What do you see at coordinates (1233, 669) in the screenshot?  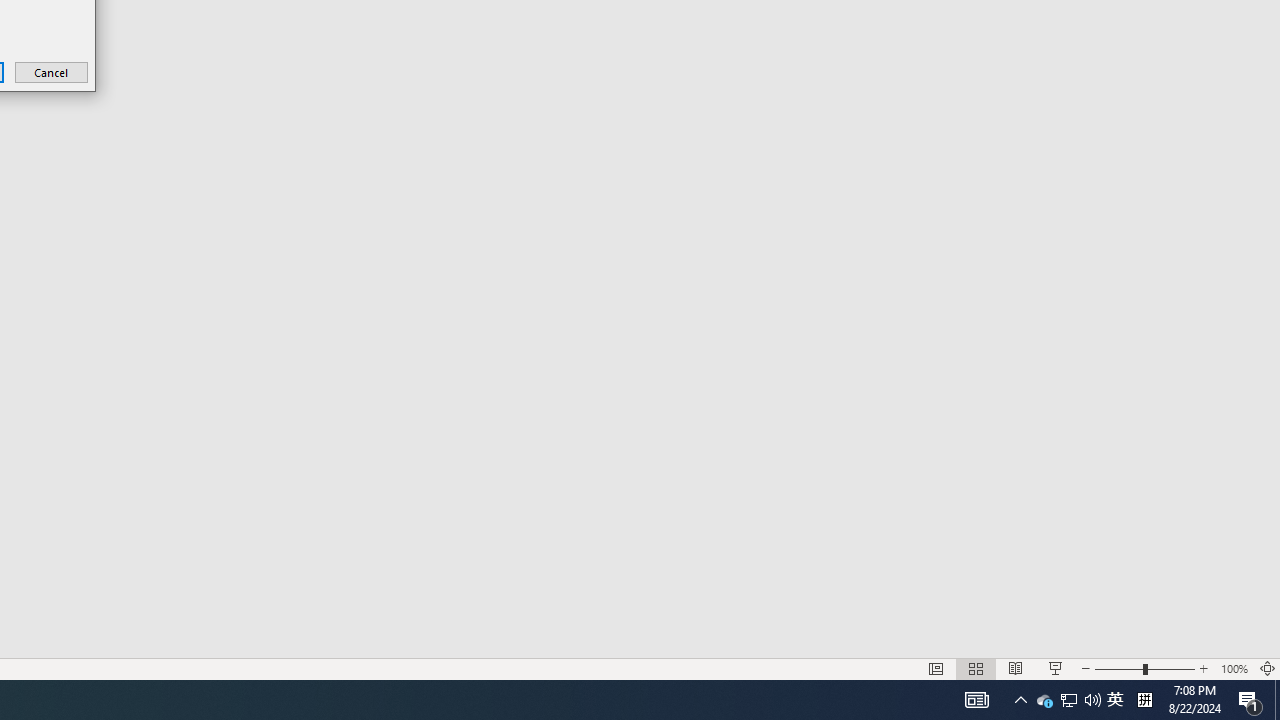 I see `'Zoom 100%'` at bounding box center [1233, 669].